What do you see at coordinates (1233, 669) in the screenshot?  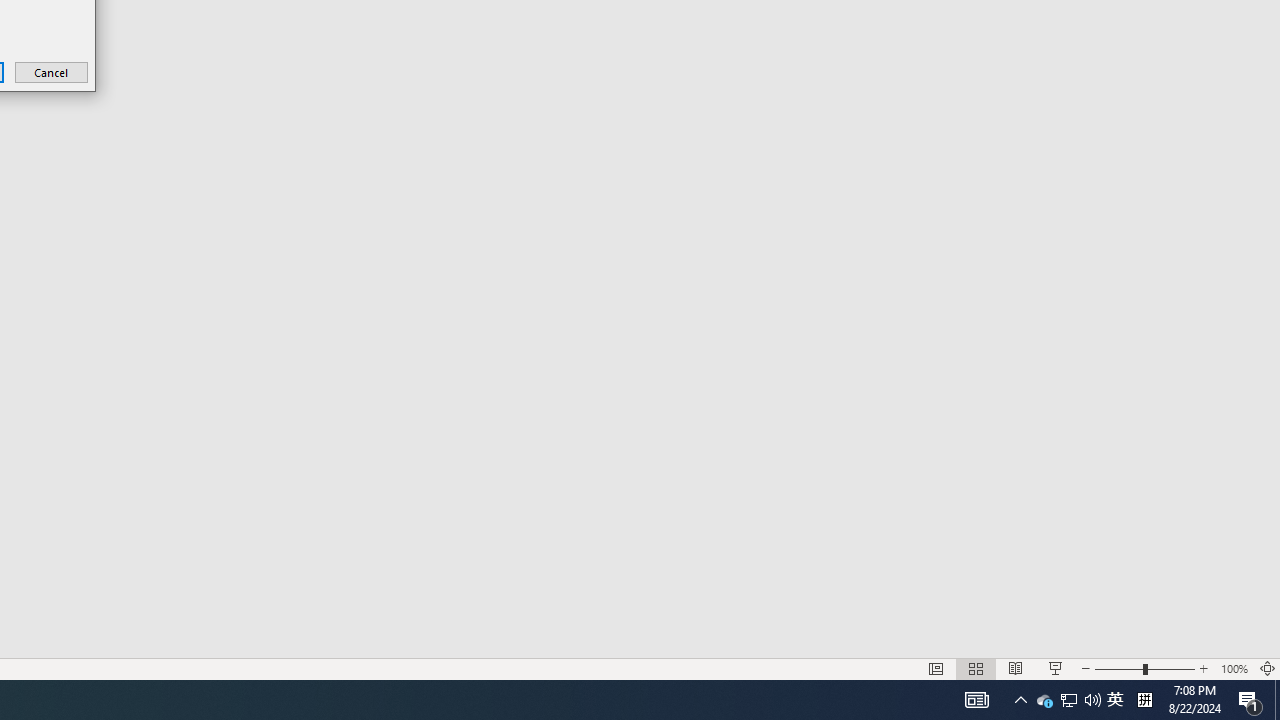 I see `'Zoom 100%'` at bounding box center [1233, 669].